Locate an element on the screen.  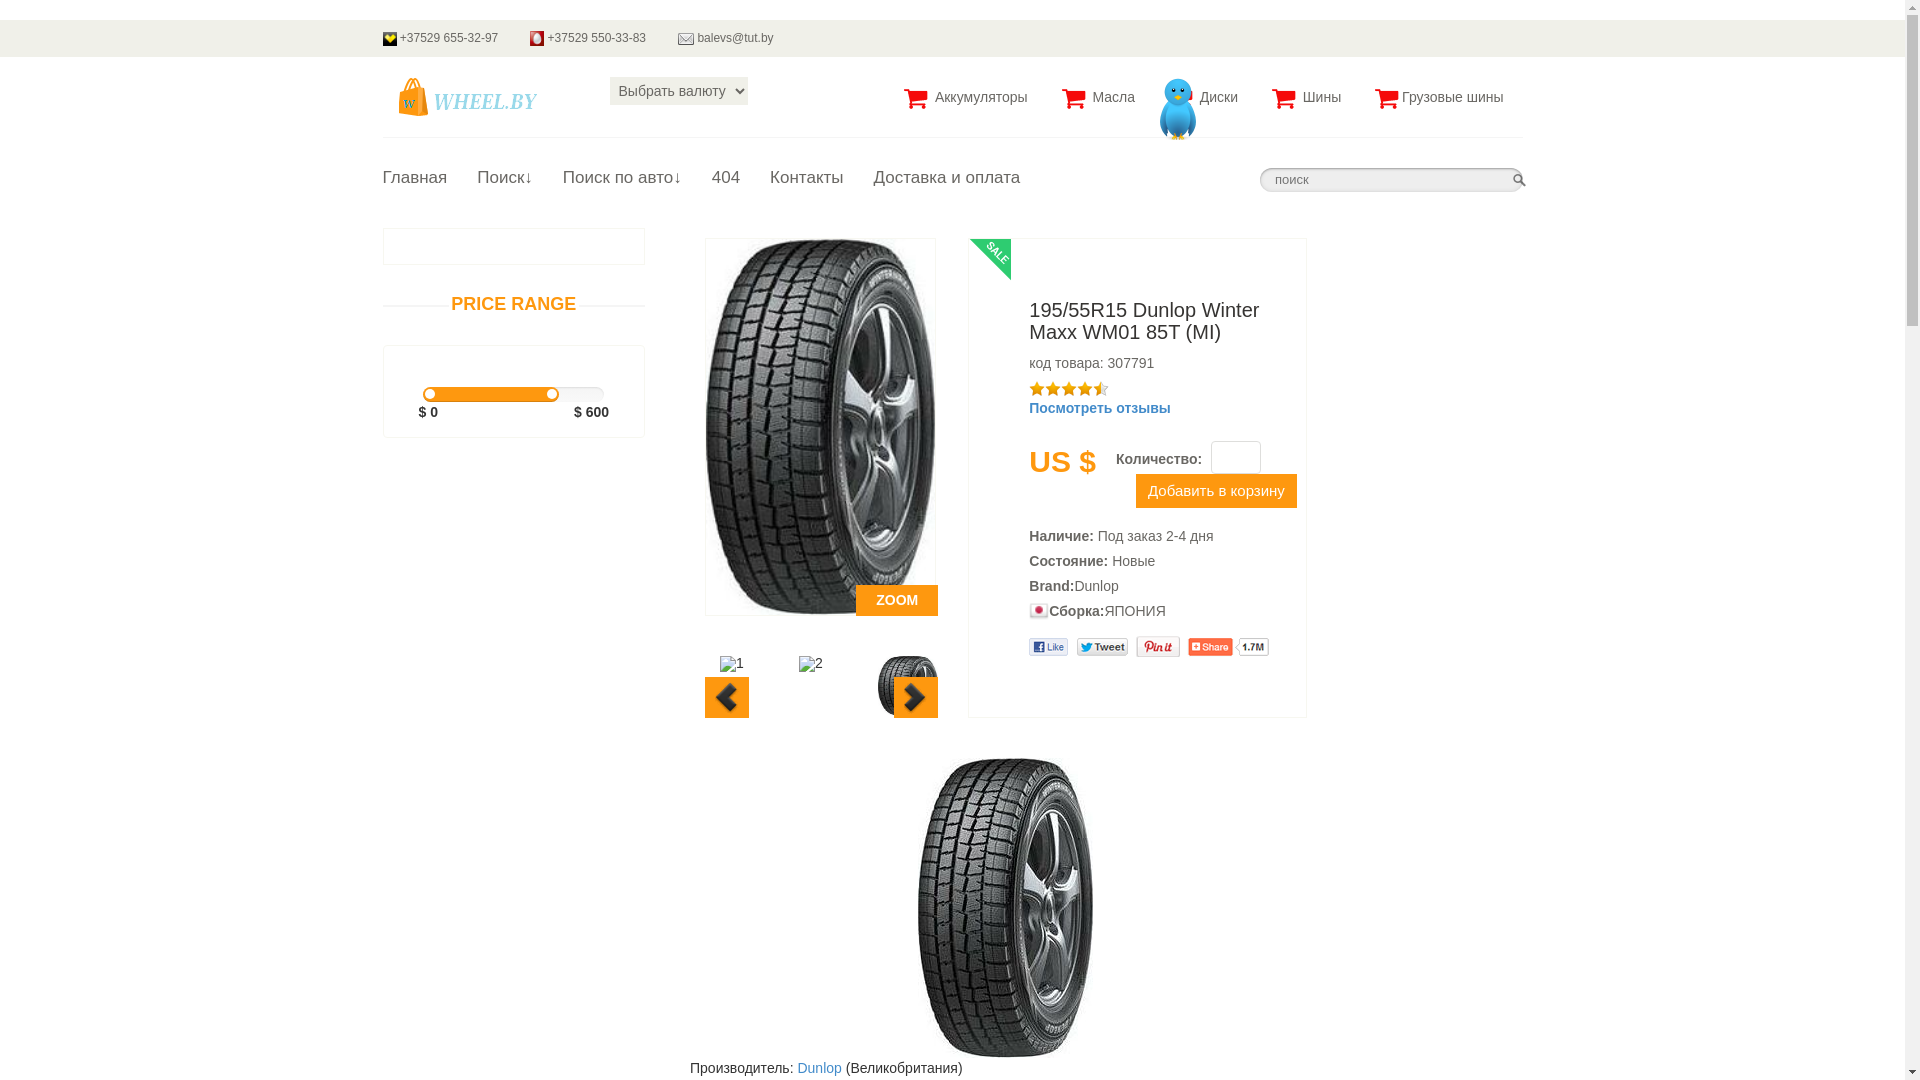
' balevs@tut.by' is located at coordinates (662, 38).